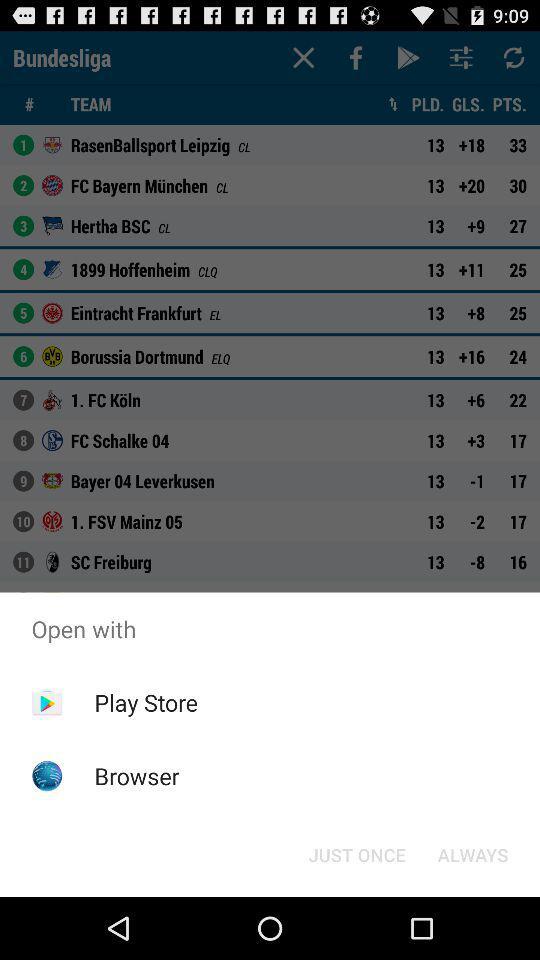 This screenshot has height=960, width=540. Describe the element at coordinates (472, 853) in the screenshot. I see `the always icon` at that location.